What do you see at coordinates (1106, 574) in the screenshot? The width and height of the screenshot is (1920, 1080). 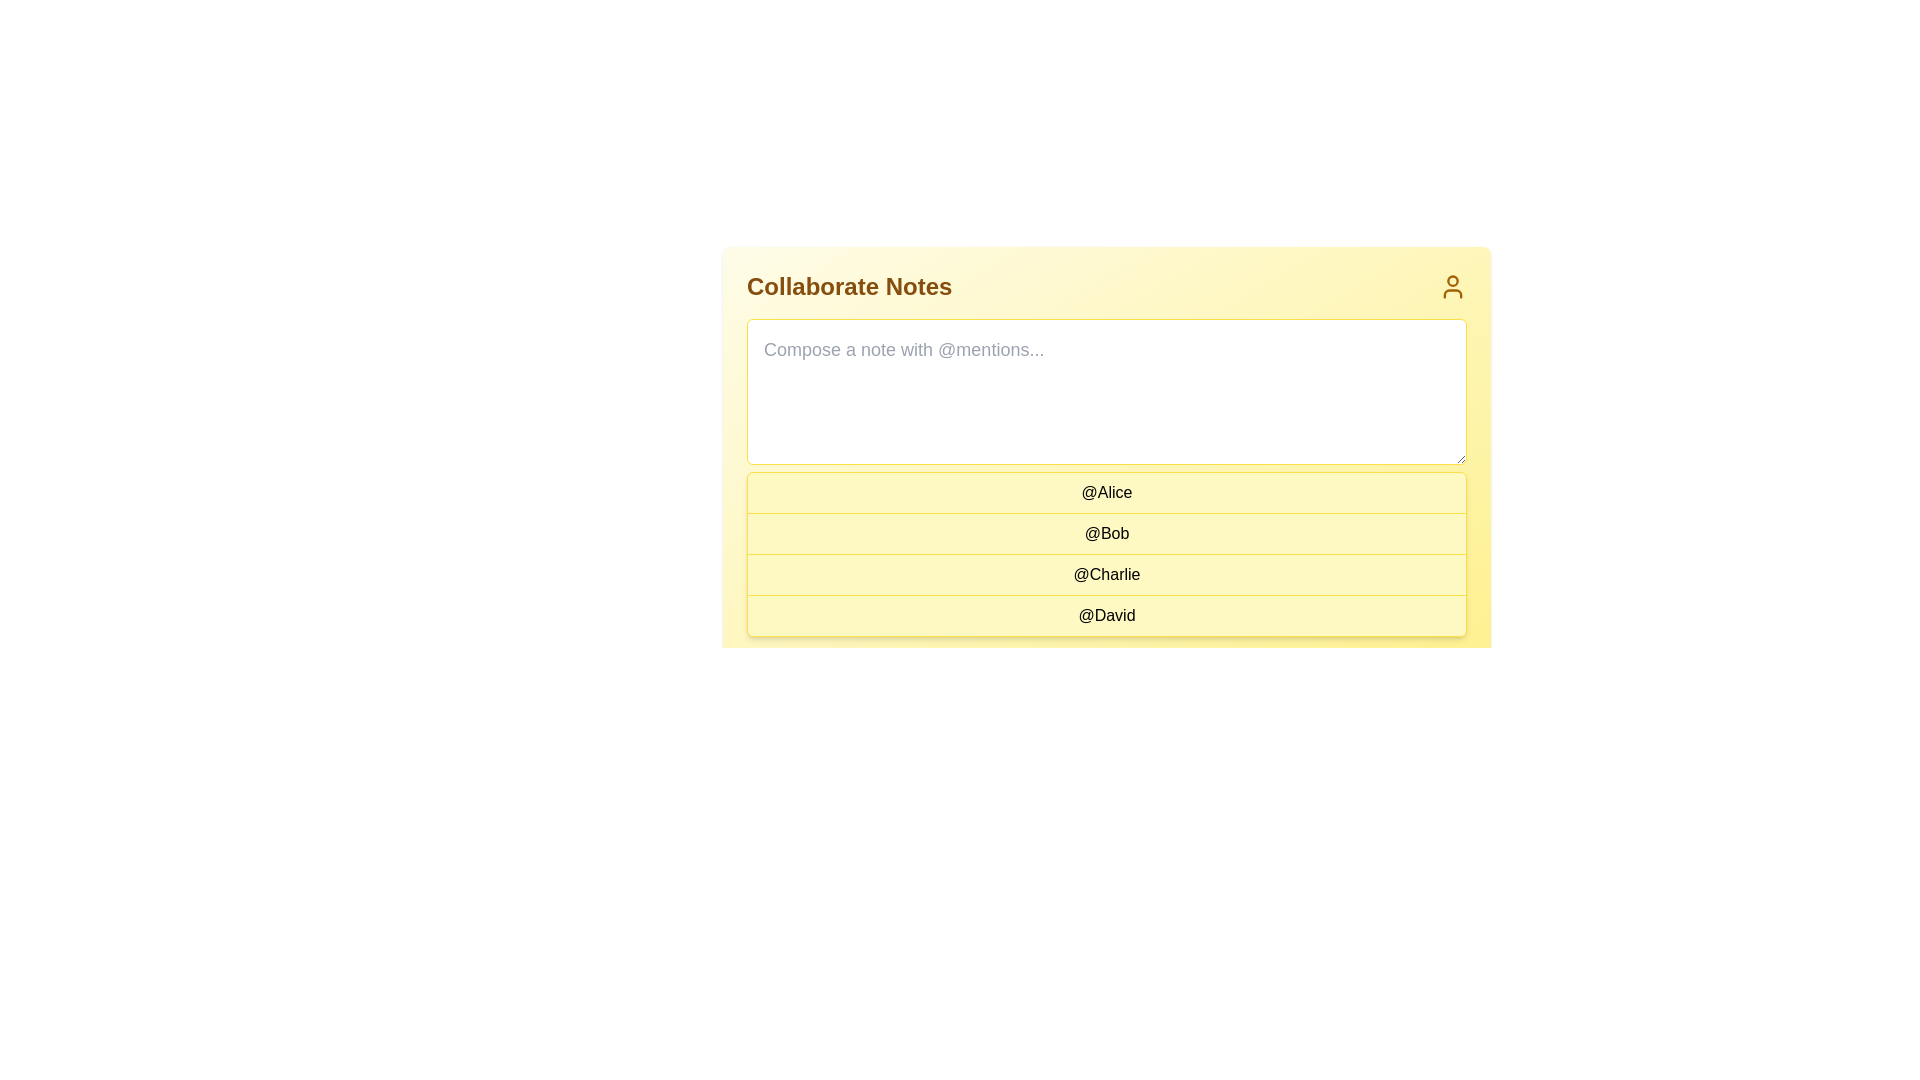 I see `the third item` at bounding box center [1106, 574].